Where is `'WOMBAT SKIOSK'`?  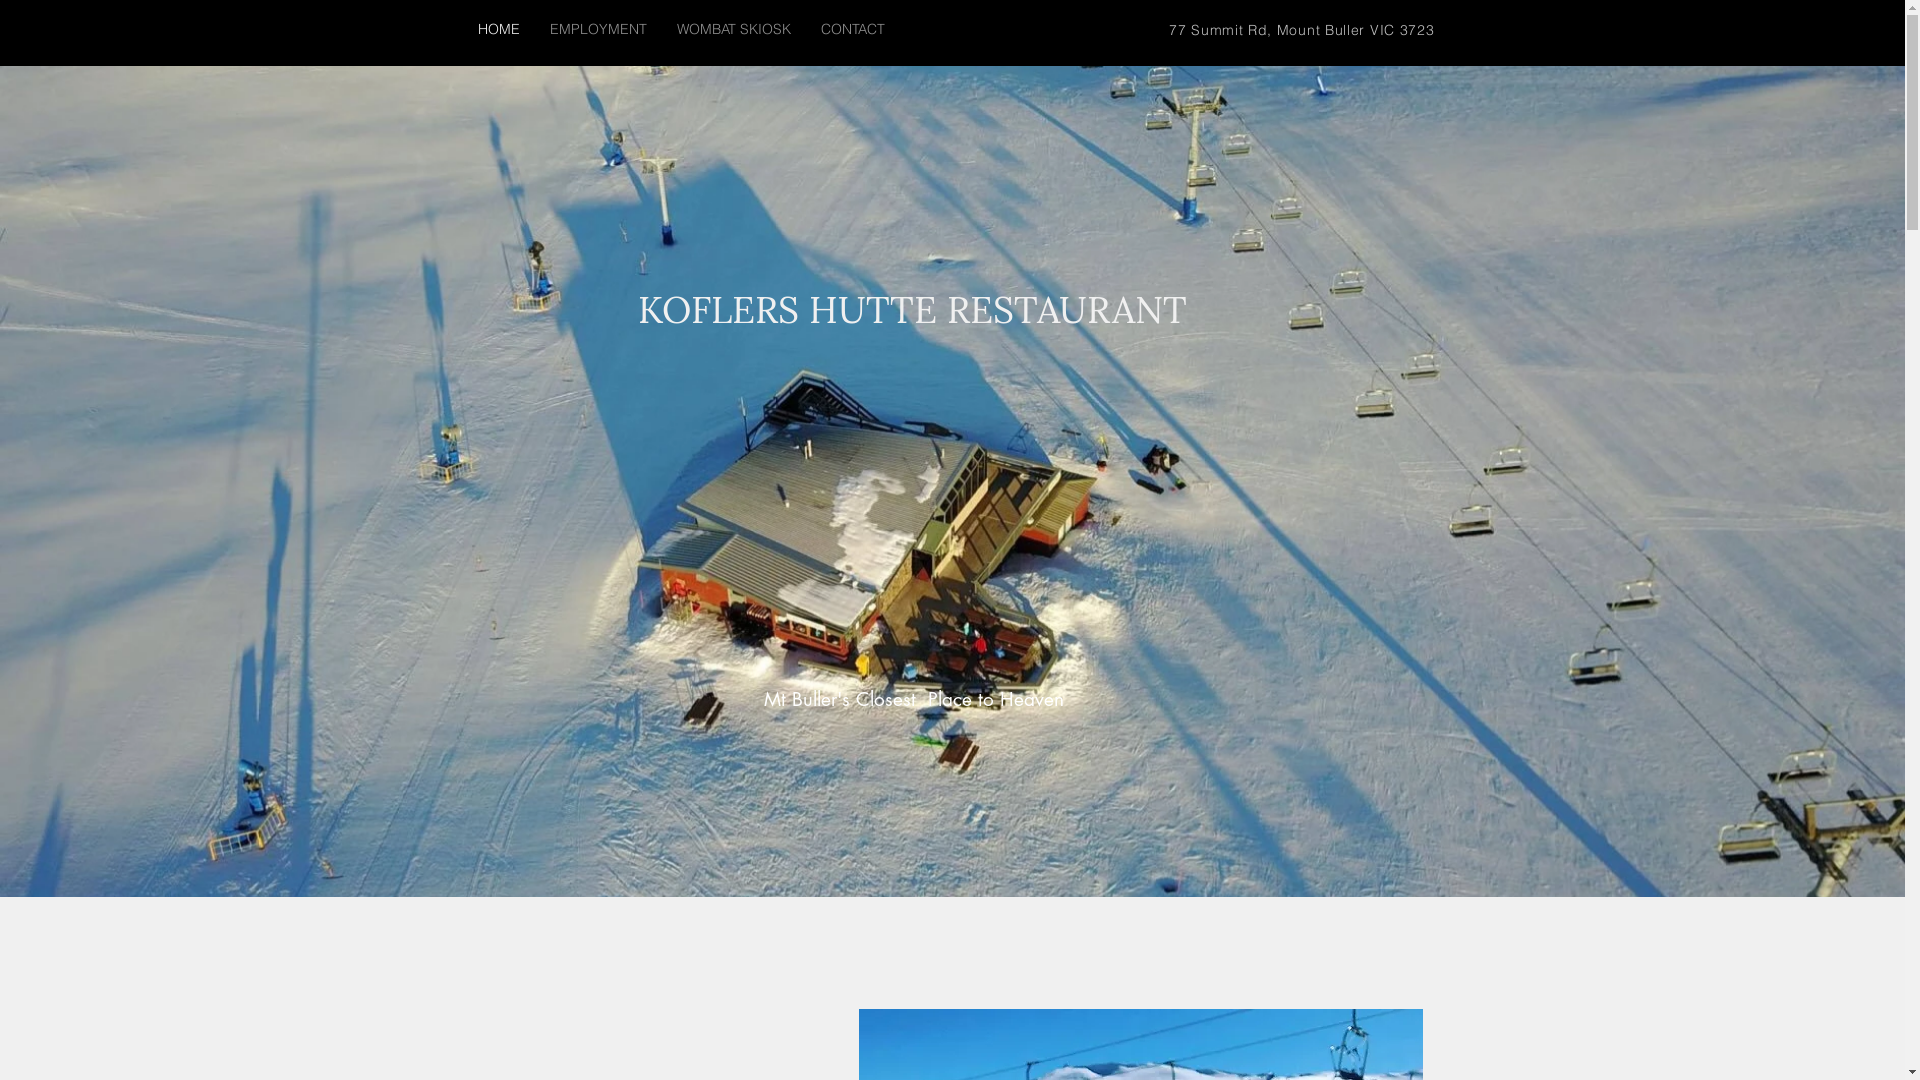
'WOMBAT SKIOSK' is located at coordinates (733, 29).